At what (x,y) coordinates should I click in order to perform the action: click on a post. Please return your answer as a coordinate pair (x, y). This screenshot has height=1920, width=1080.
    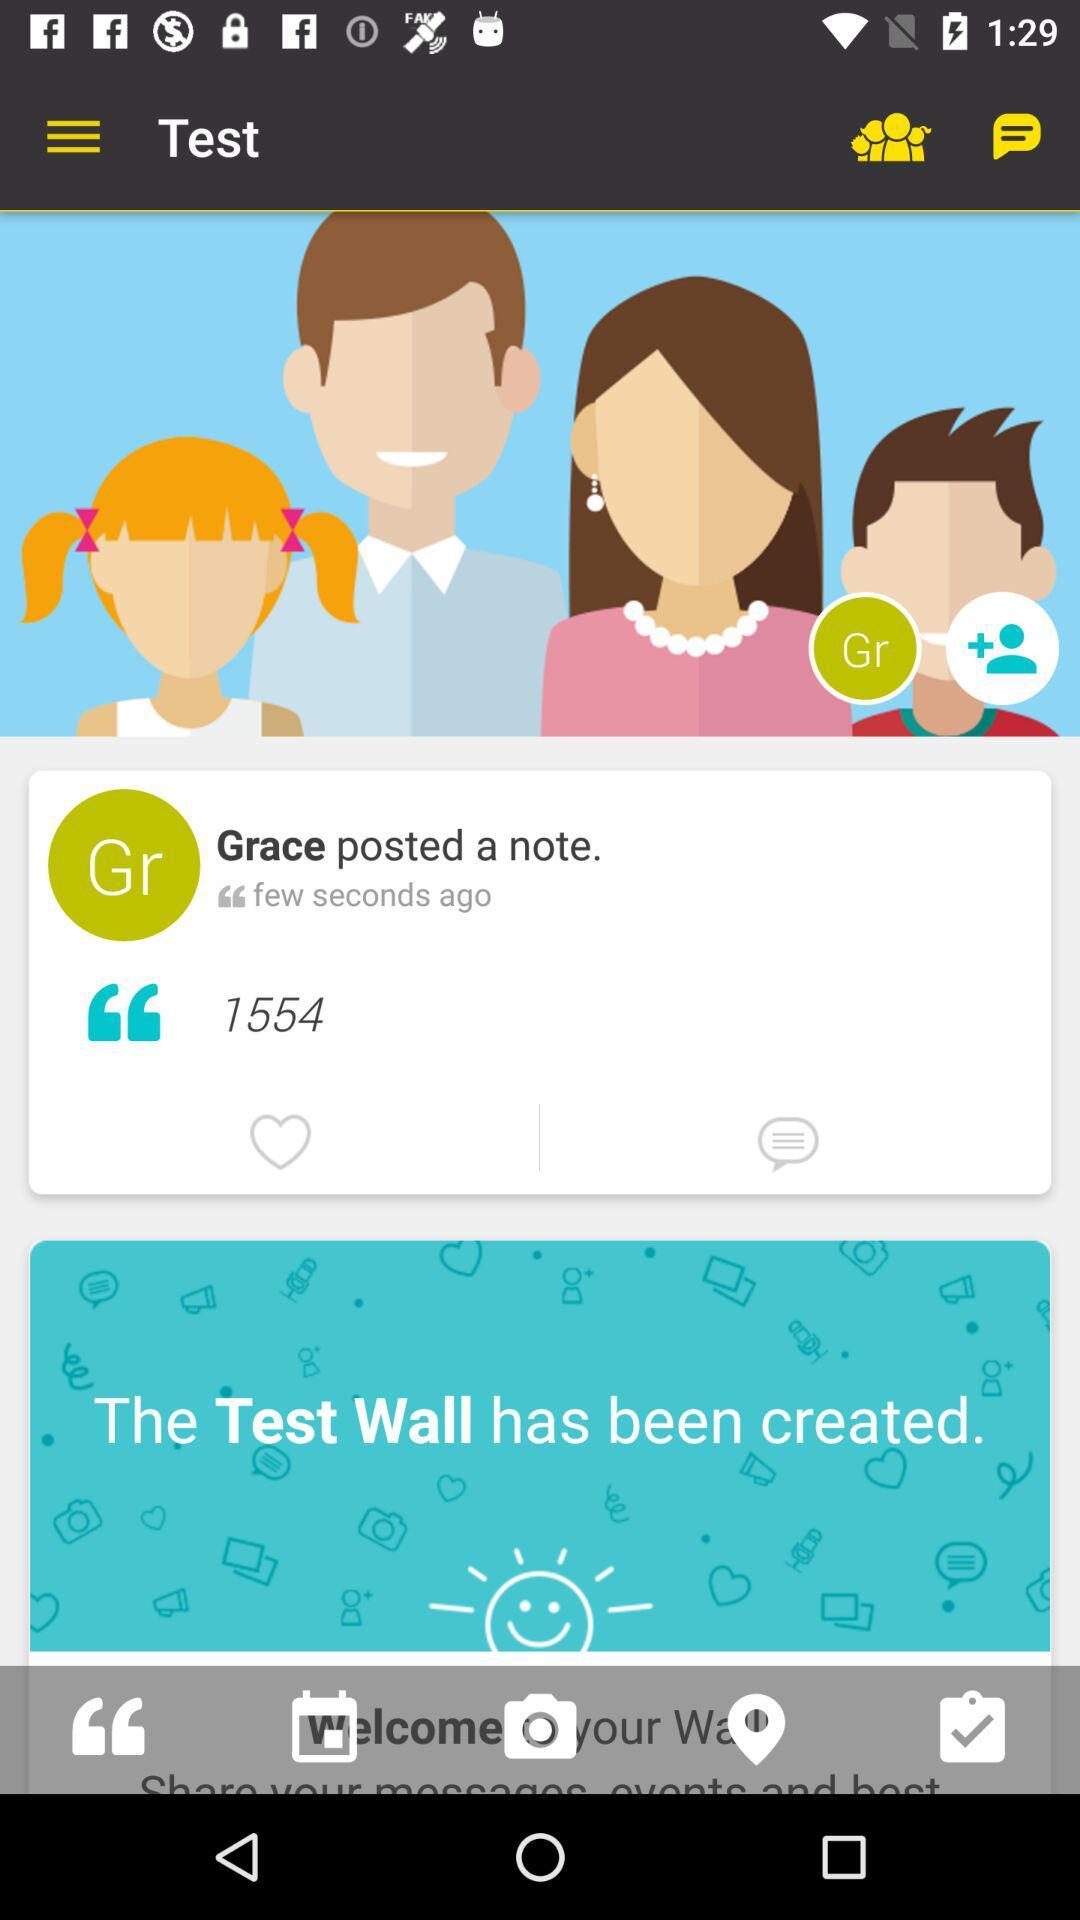
    Looking at the image, I should click on (108, 1728).